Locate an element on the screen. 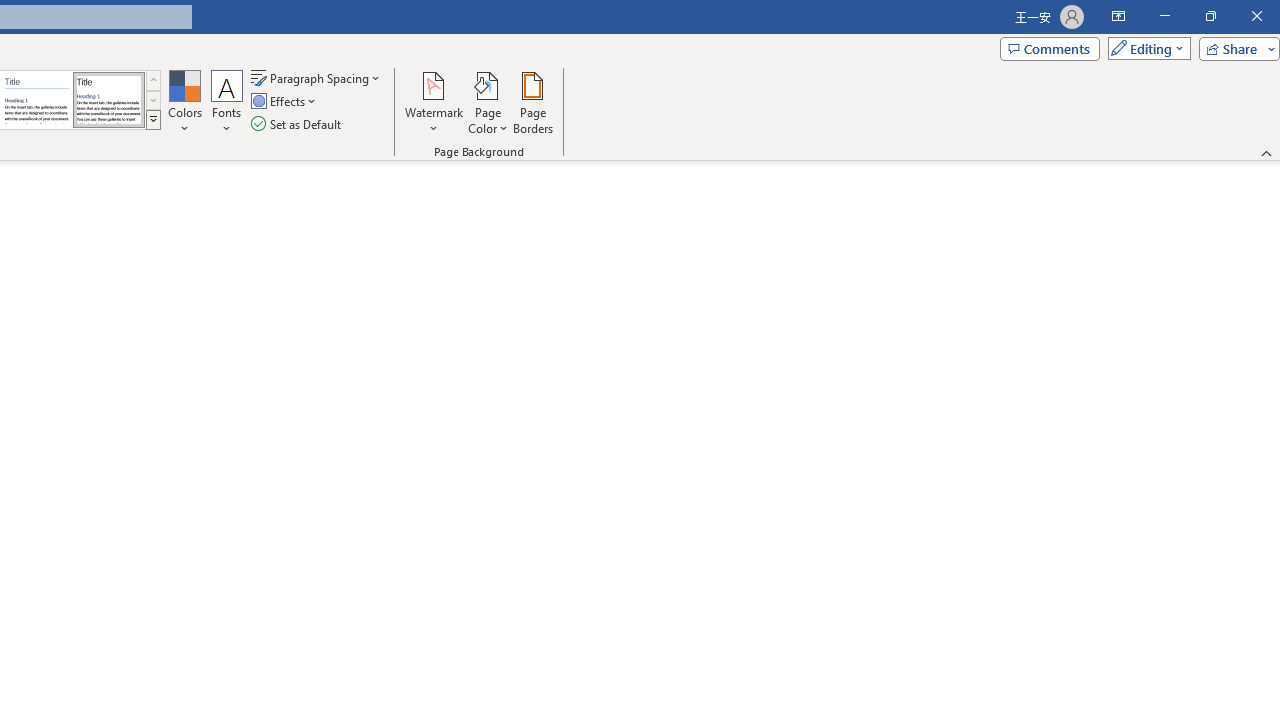 This screenshot has width=1280, height=720. 'Word 2010' is located at coordinates (37, 100).